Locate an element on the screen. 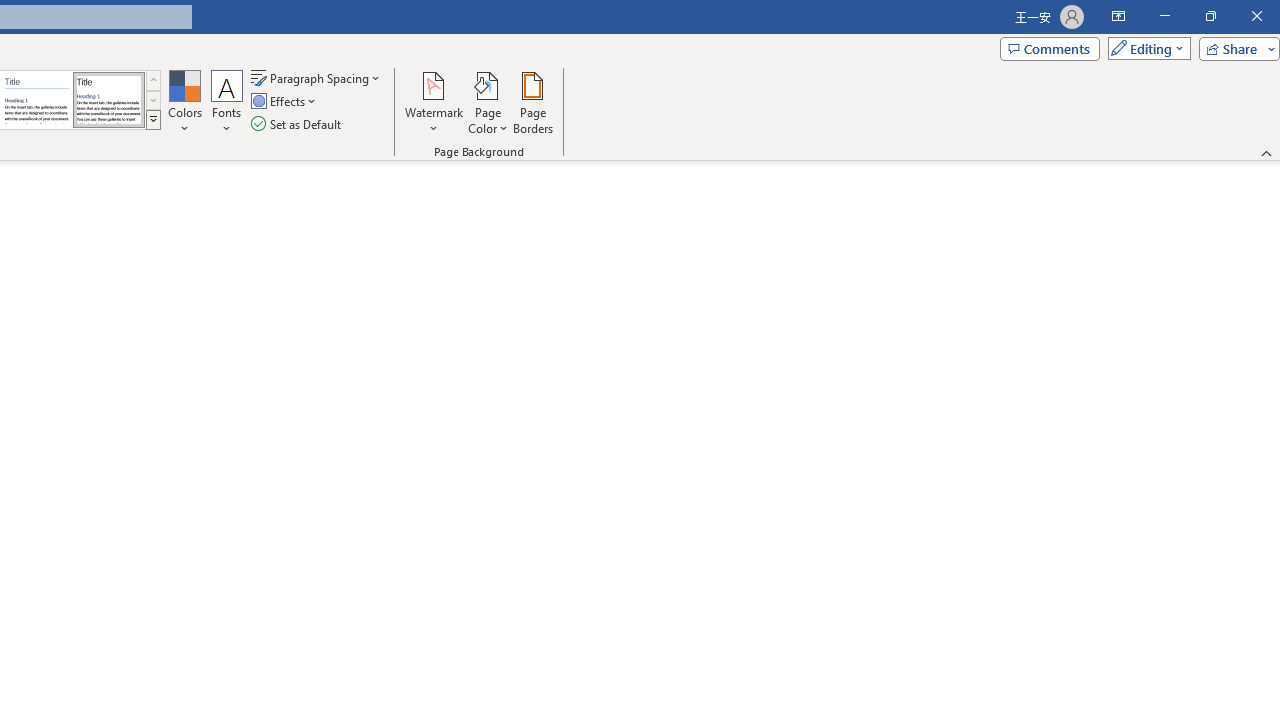 This screenshot has width=1280, height=720. 'Word 2010' is located at coordinates (37, 100).